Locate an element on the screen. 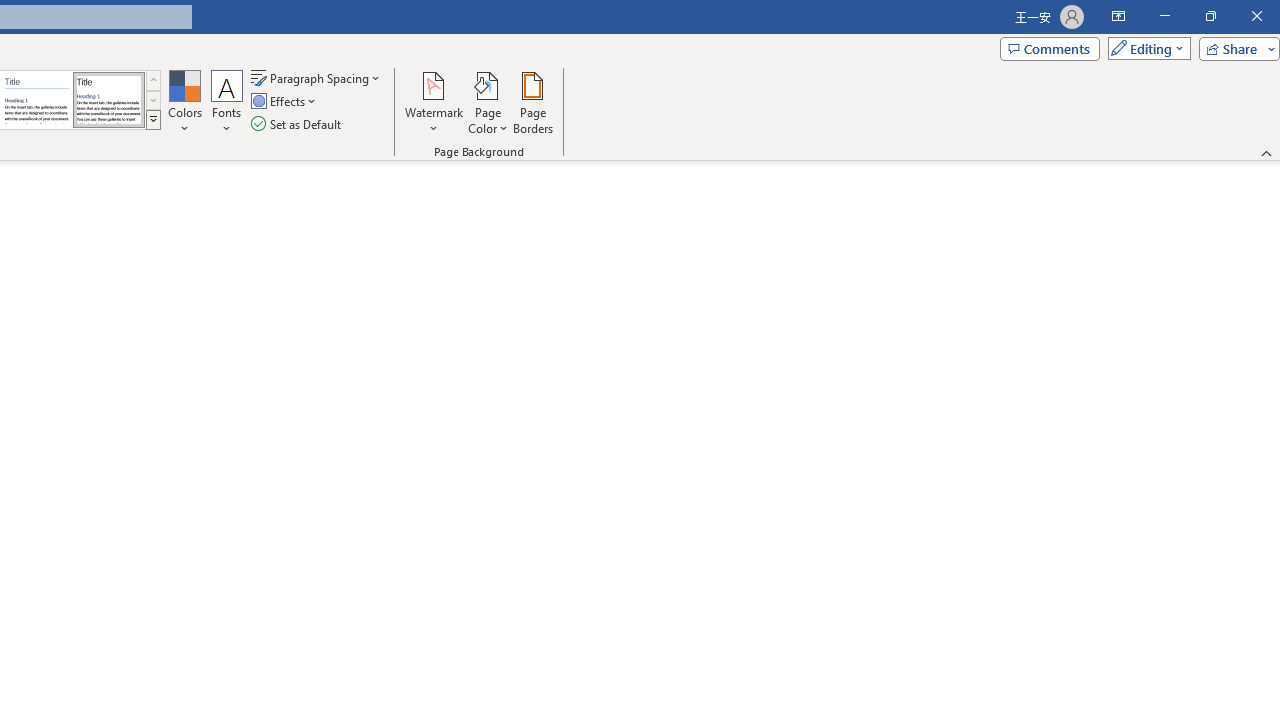 This screenshot has width=1280, height=720. 'Word 2010' is located at coordinates (37, 100).